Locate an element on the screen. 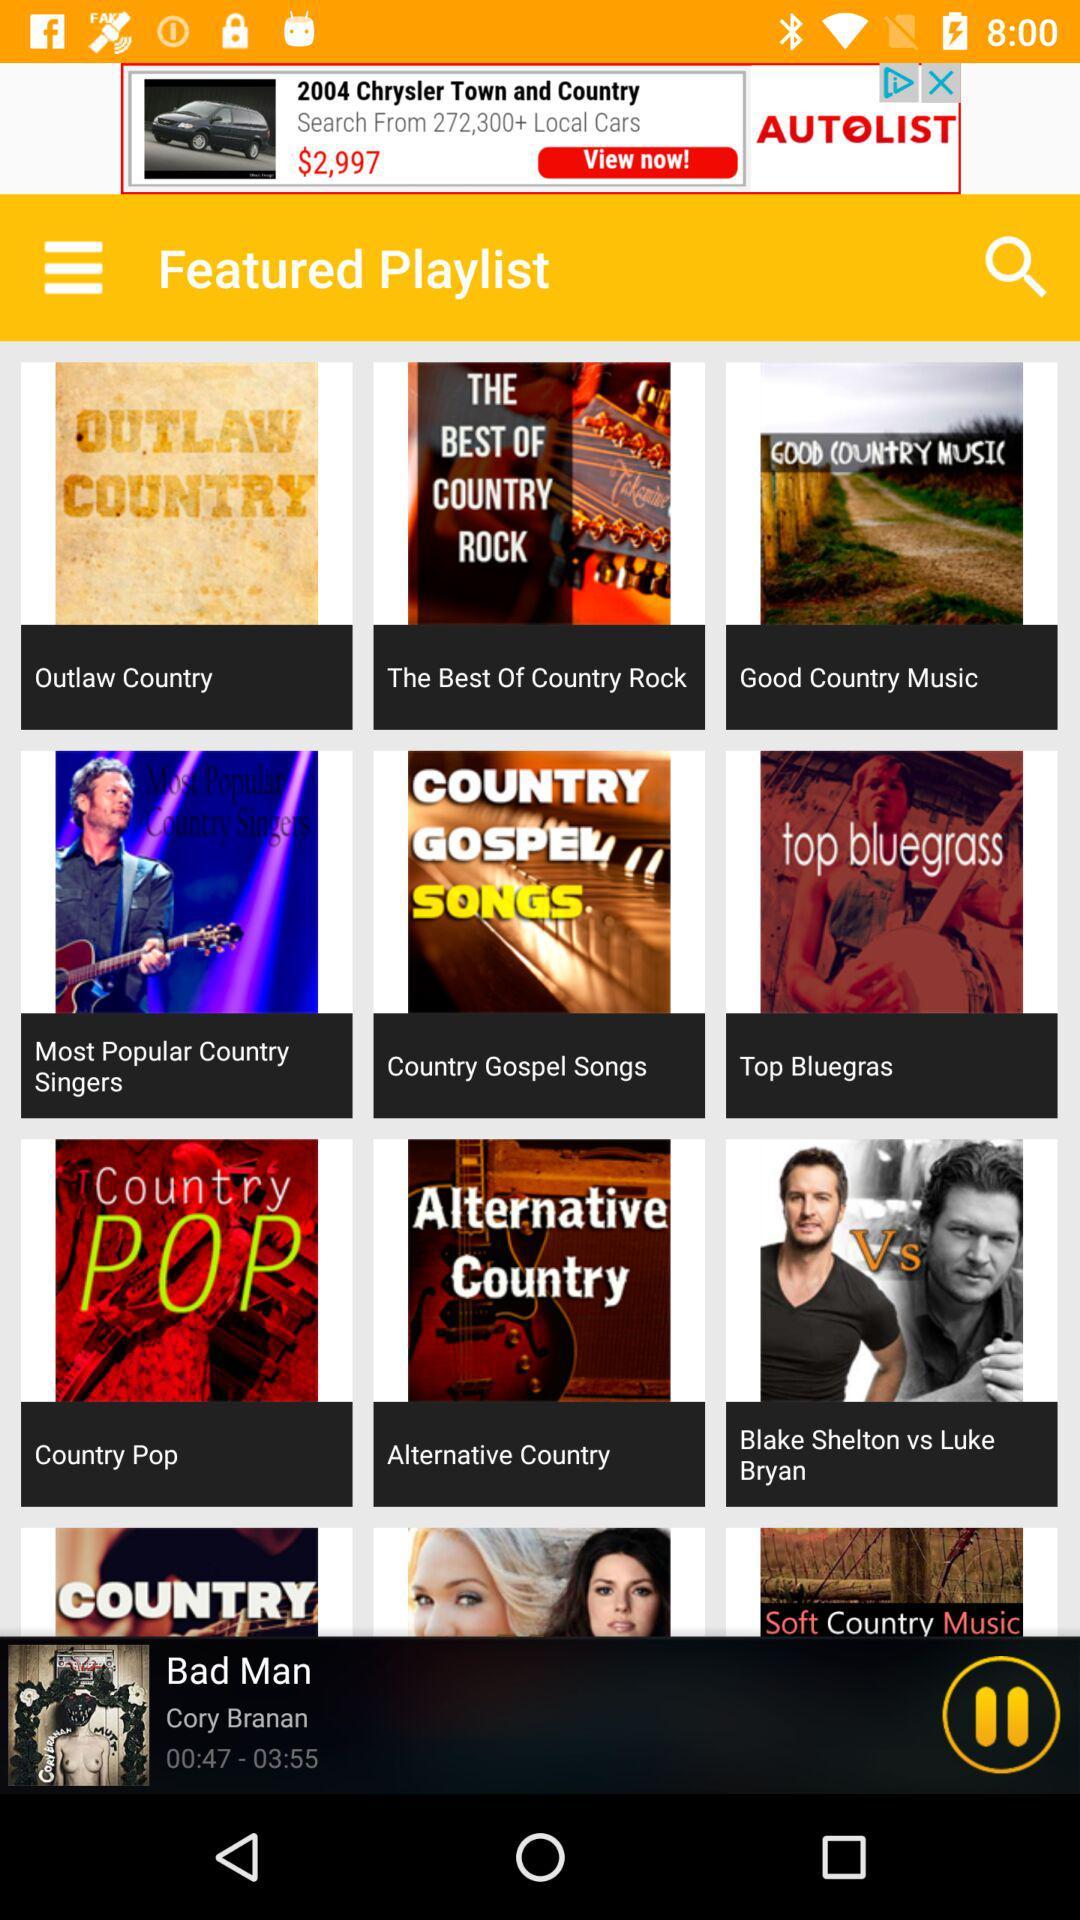  the pause icon is located at coordinates (1001, 1714).